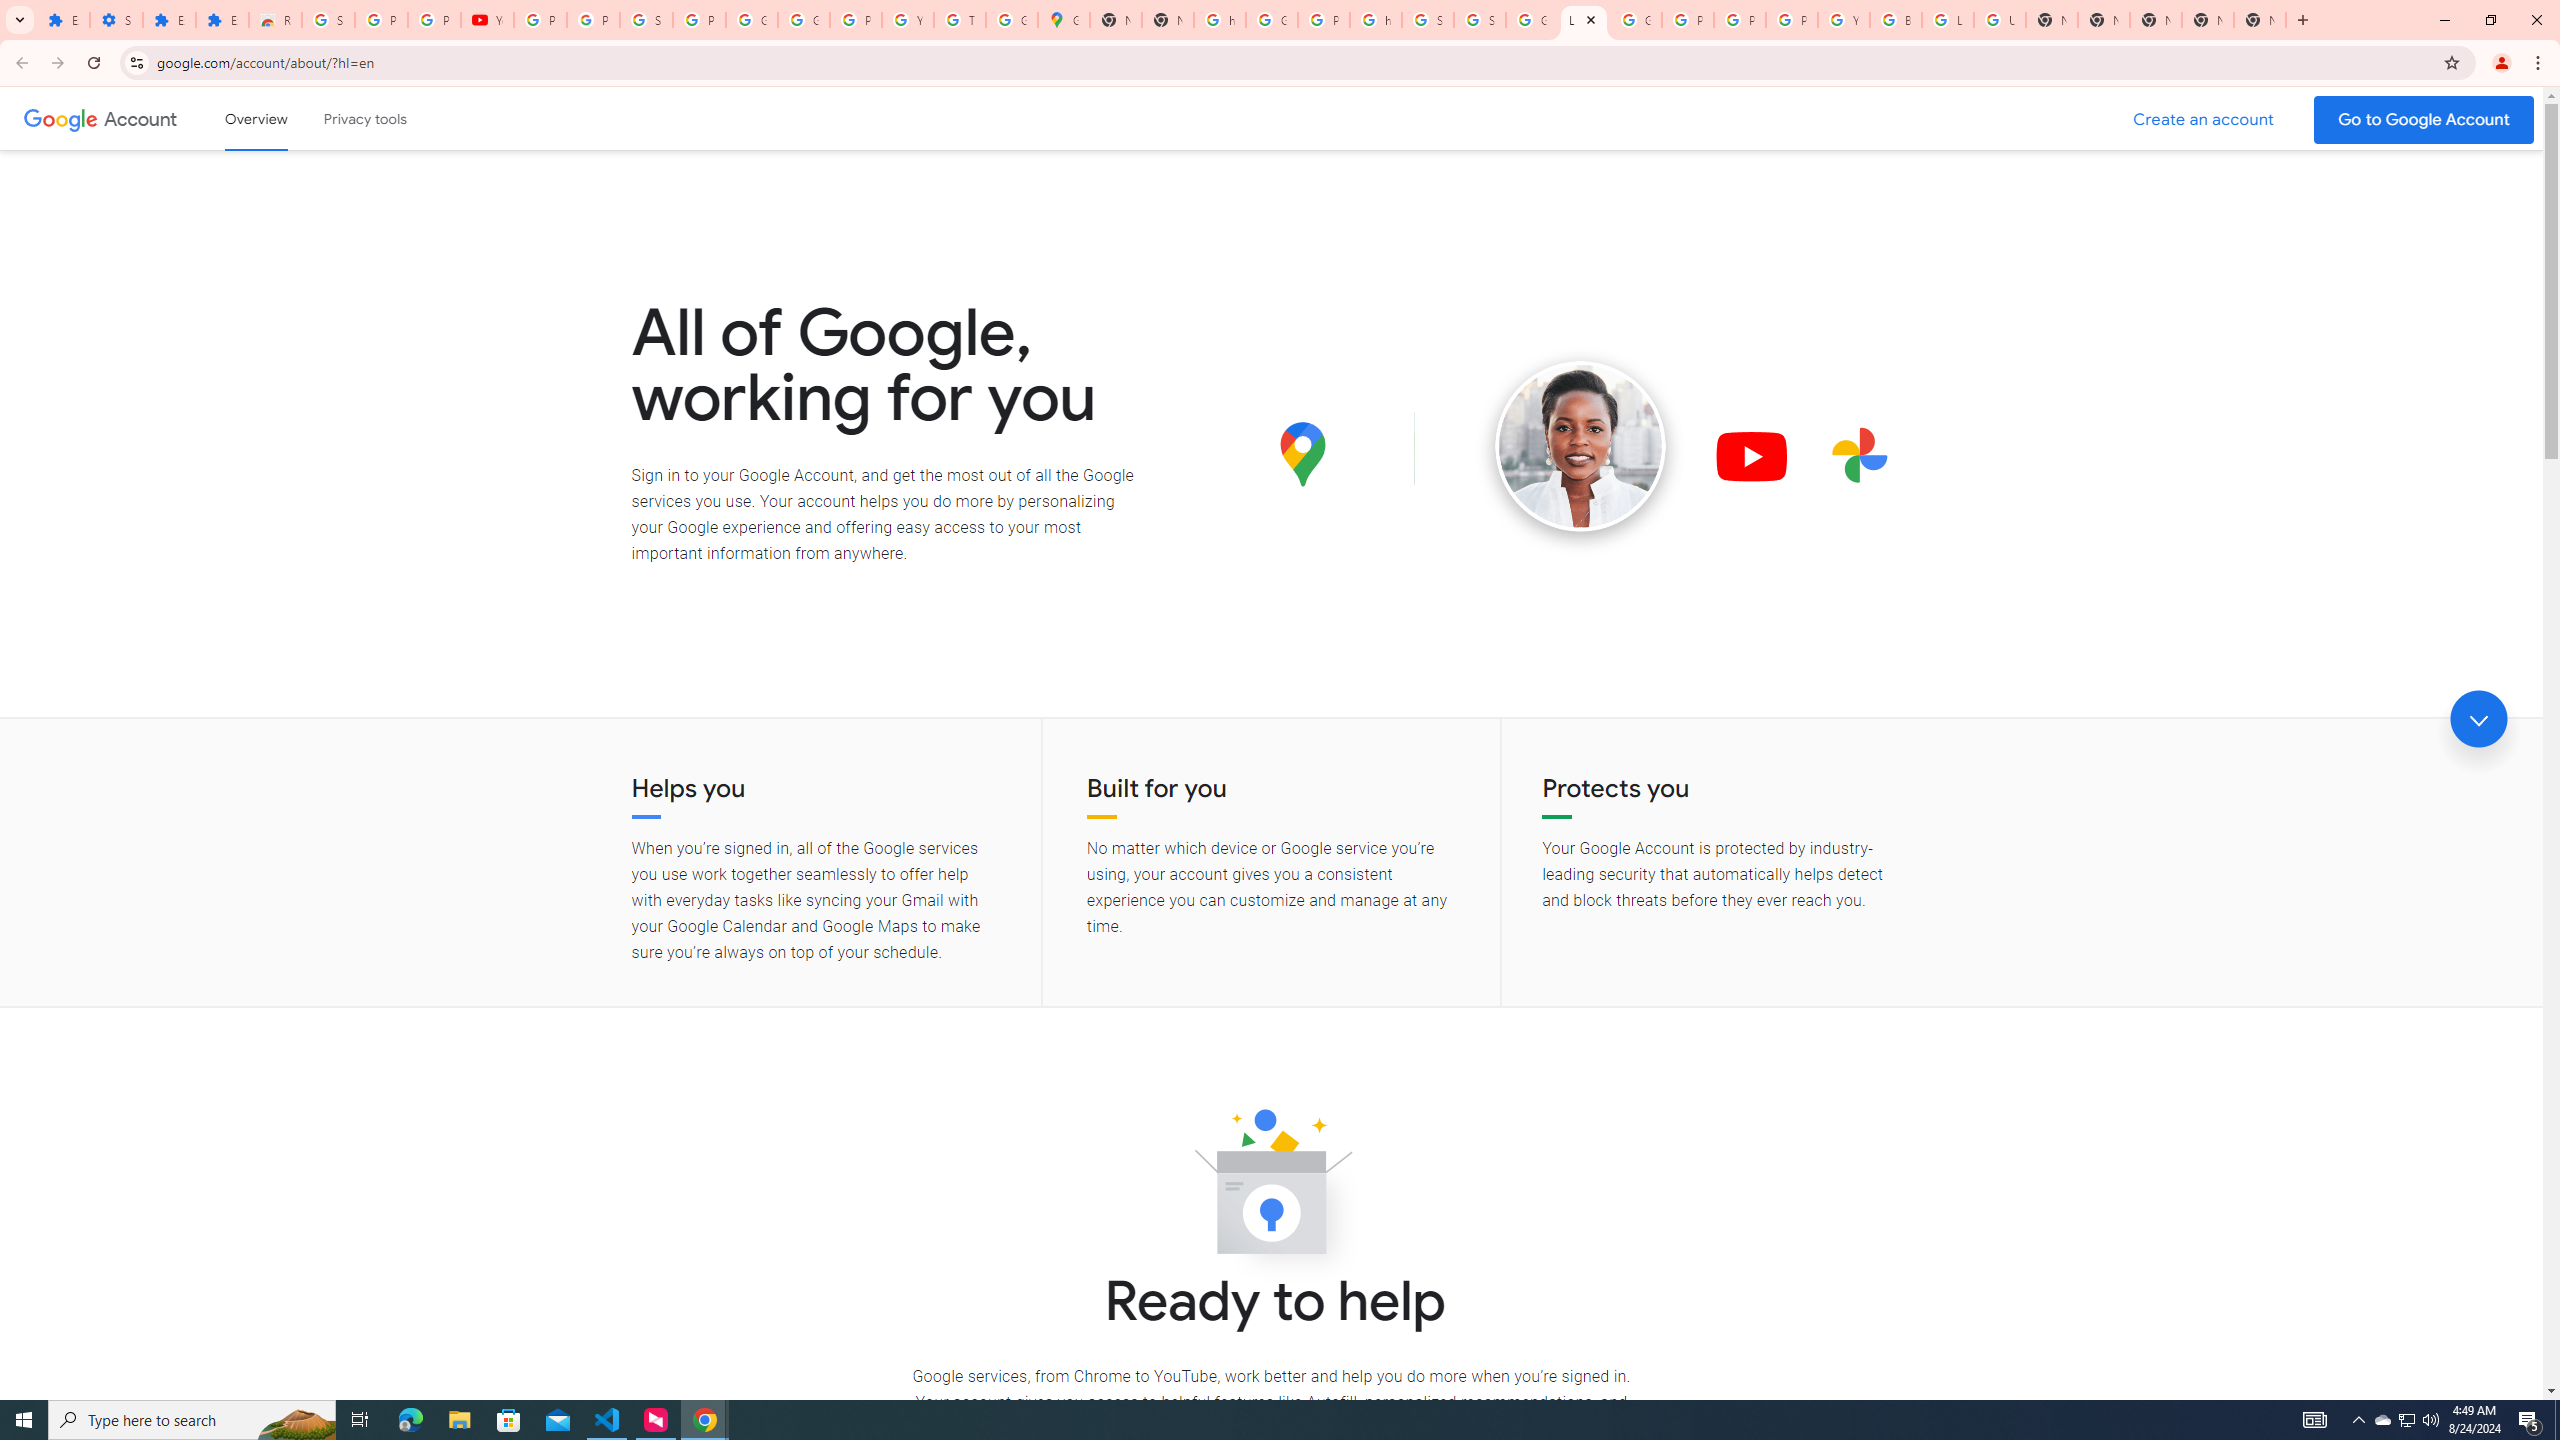 This screenshot has width=2560, height=1440. What do you see at coordinates (274, 19) in the screenshot?
I see `'Reviews: Helix Fruit Jump Arcade Game'` at bounding box center [274, 19].